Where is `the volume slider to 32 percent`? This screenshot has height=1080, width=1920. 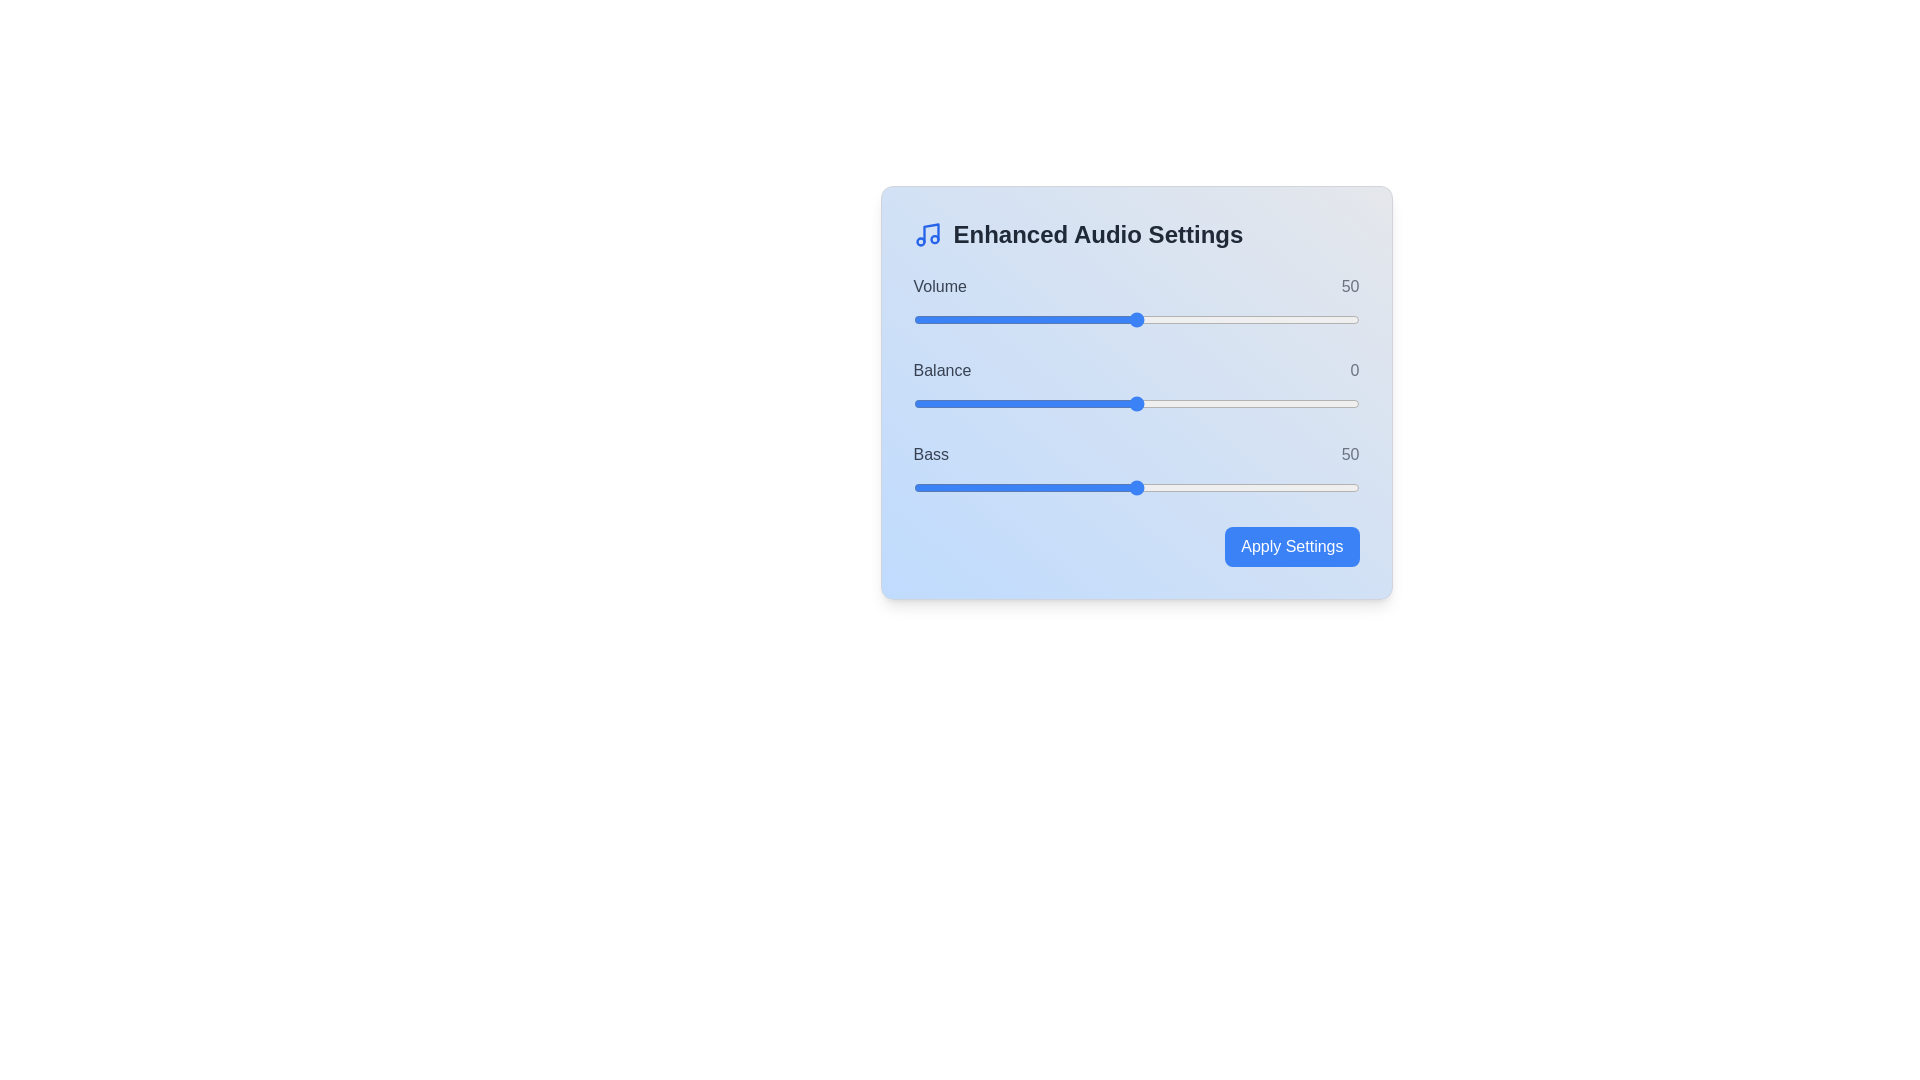
the volume slider to 32 percent is located at coordinates (1055, 319).